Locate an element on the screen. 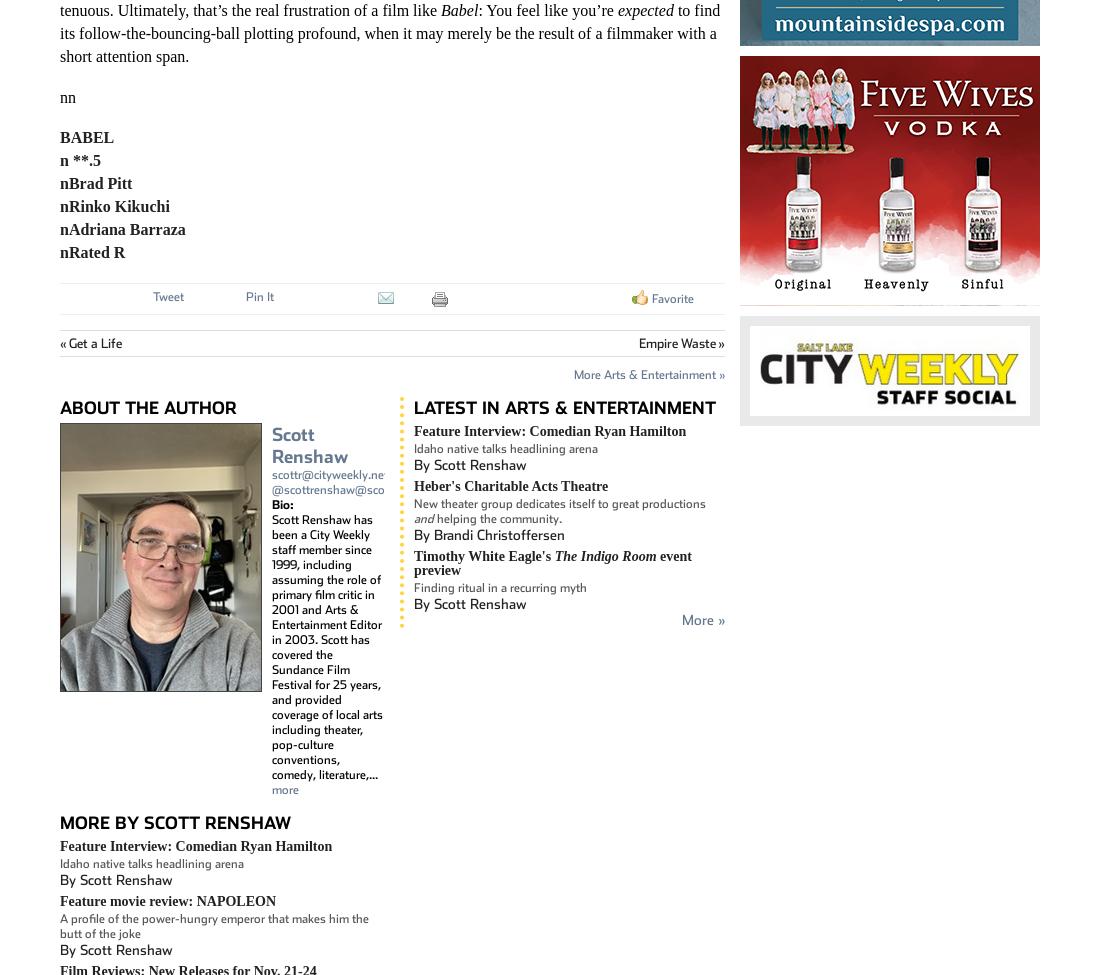  'and' is located at coordinates (423, 516).